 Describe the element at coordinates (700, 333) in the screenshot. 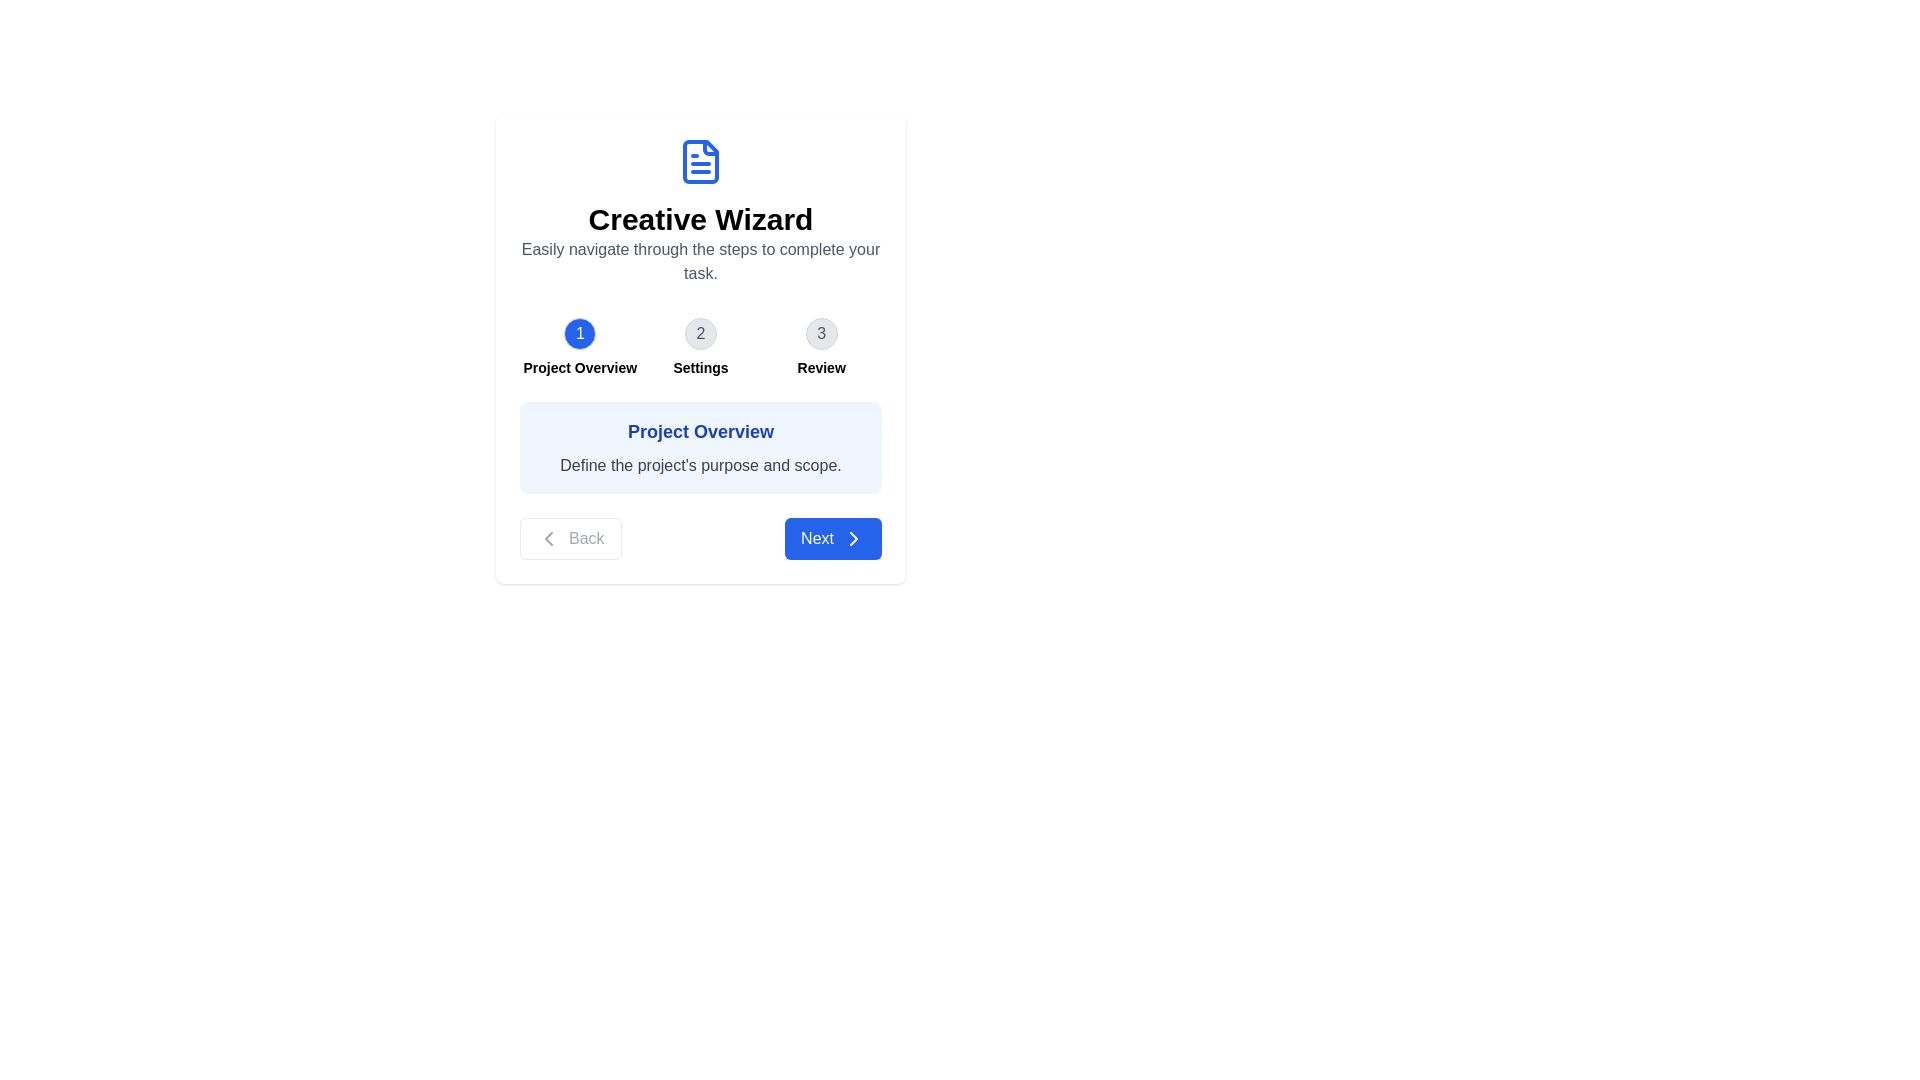

I see `the circular progress step indicator with the number '2' in darker gray text, located above the 'Settings' label, between 'Project Overview' and 'Review'` at that location.